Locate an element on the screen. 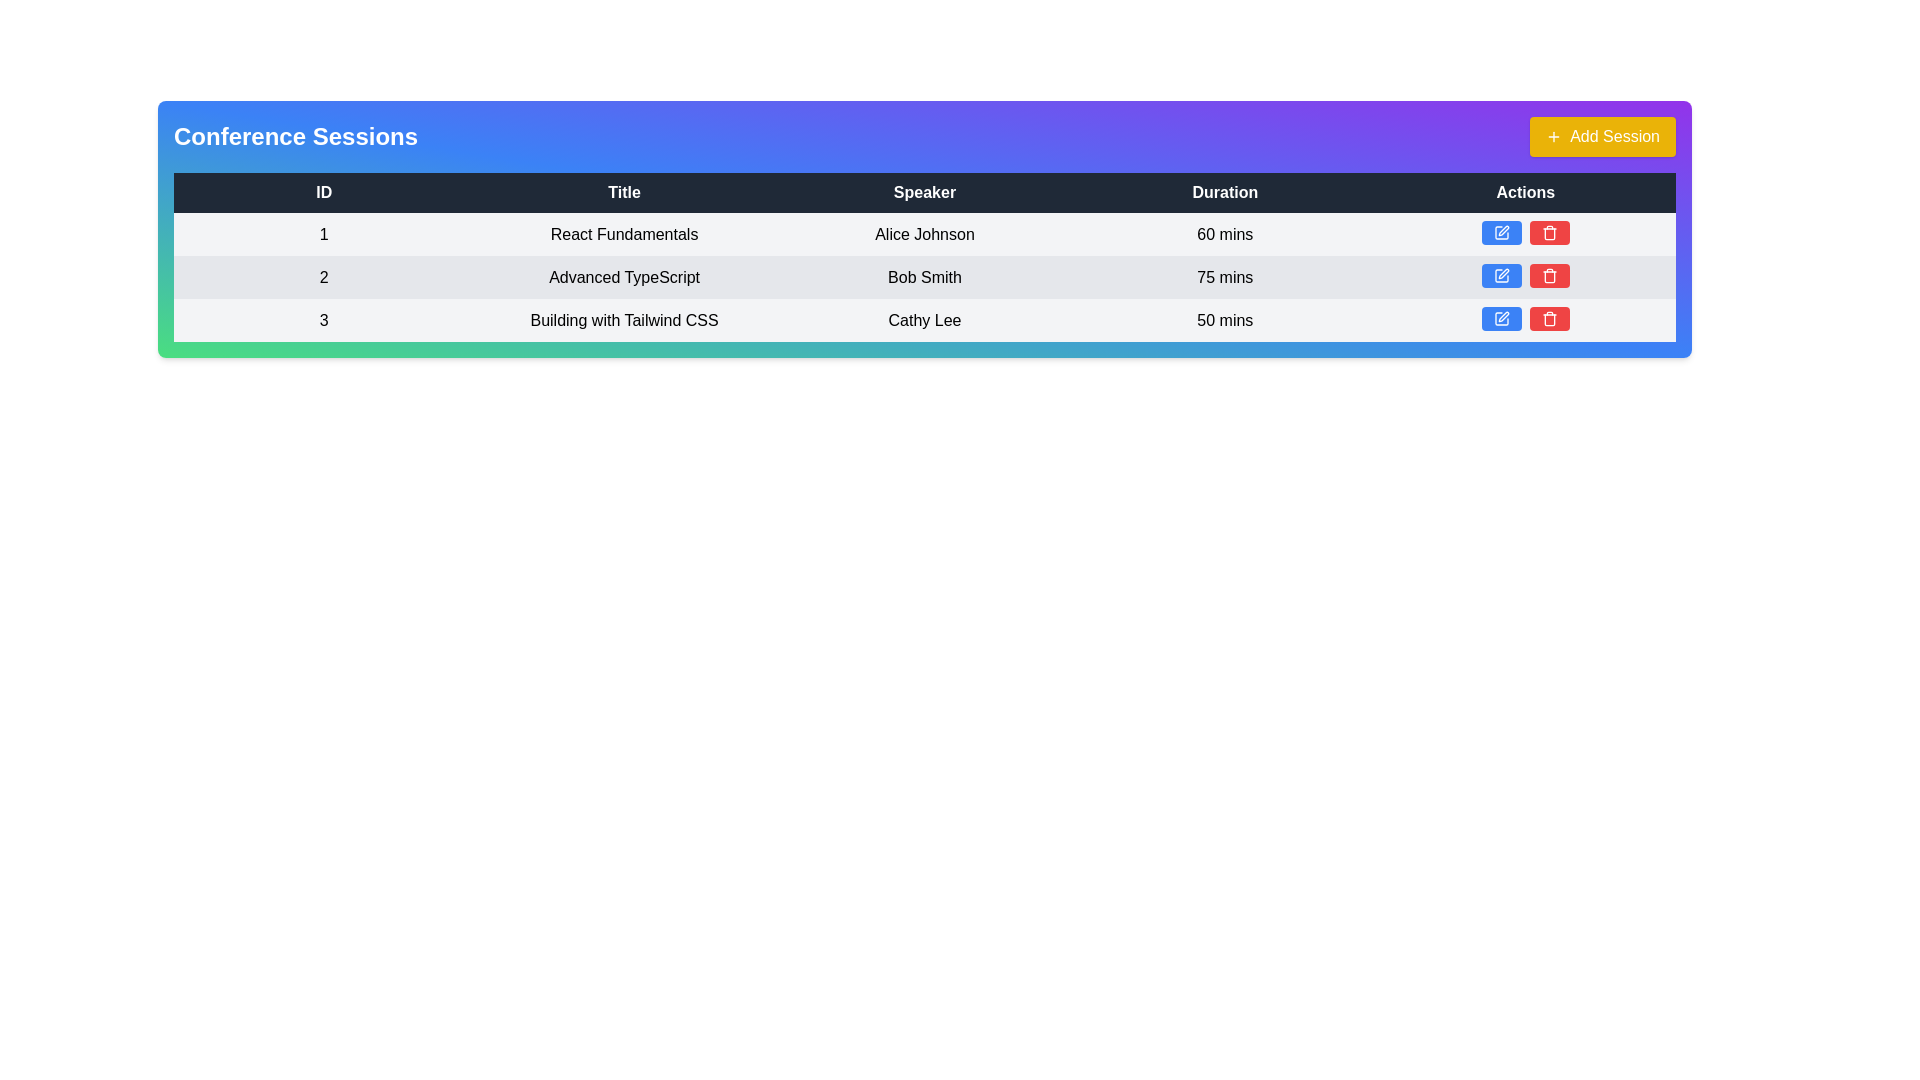  the text label displaying 'Conference Sessions' which is bold and large, set against a gradient background of blue and purple is located at coordinates (295, 136).